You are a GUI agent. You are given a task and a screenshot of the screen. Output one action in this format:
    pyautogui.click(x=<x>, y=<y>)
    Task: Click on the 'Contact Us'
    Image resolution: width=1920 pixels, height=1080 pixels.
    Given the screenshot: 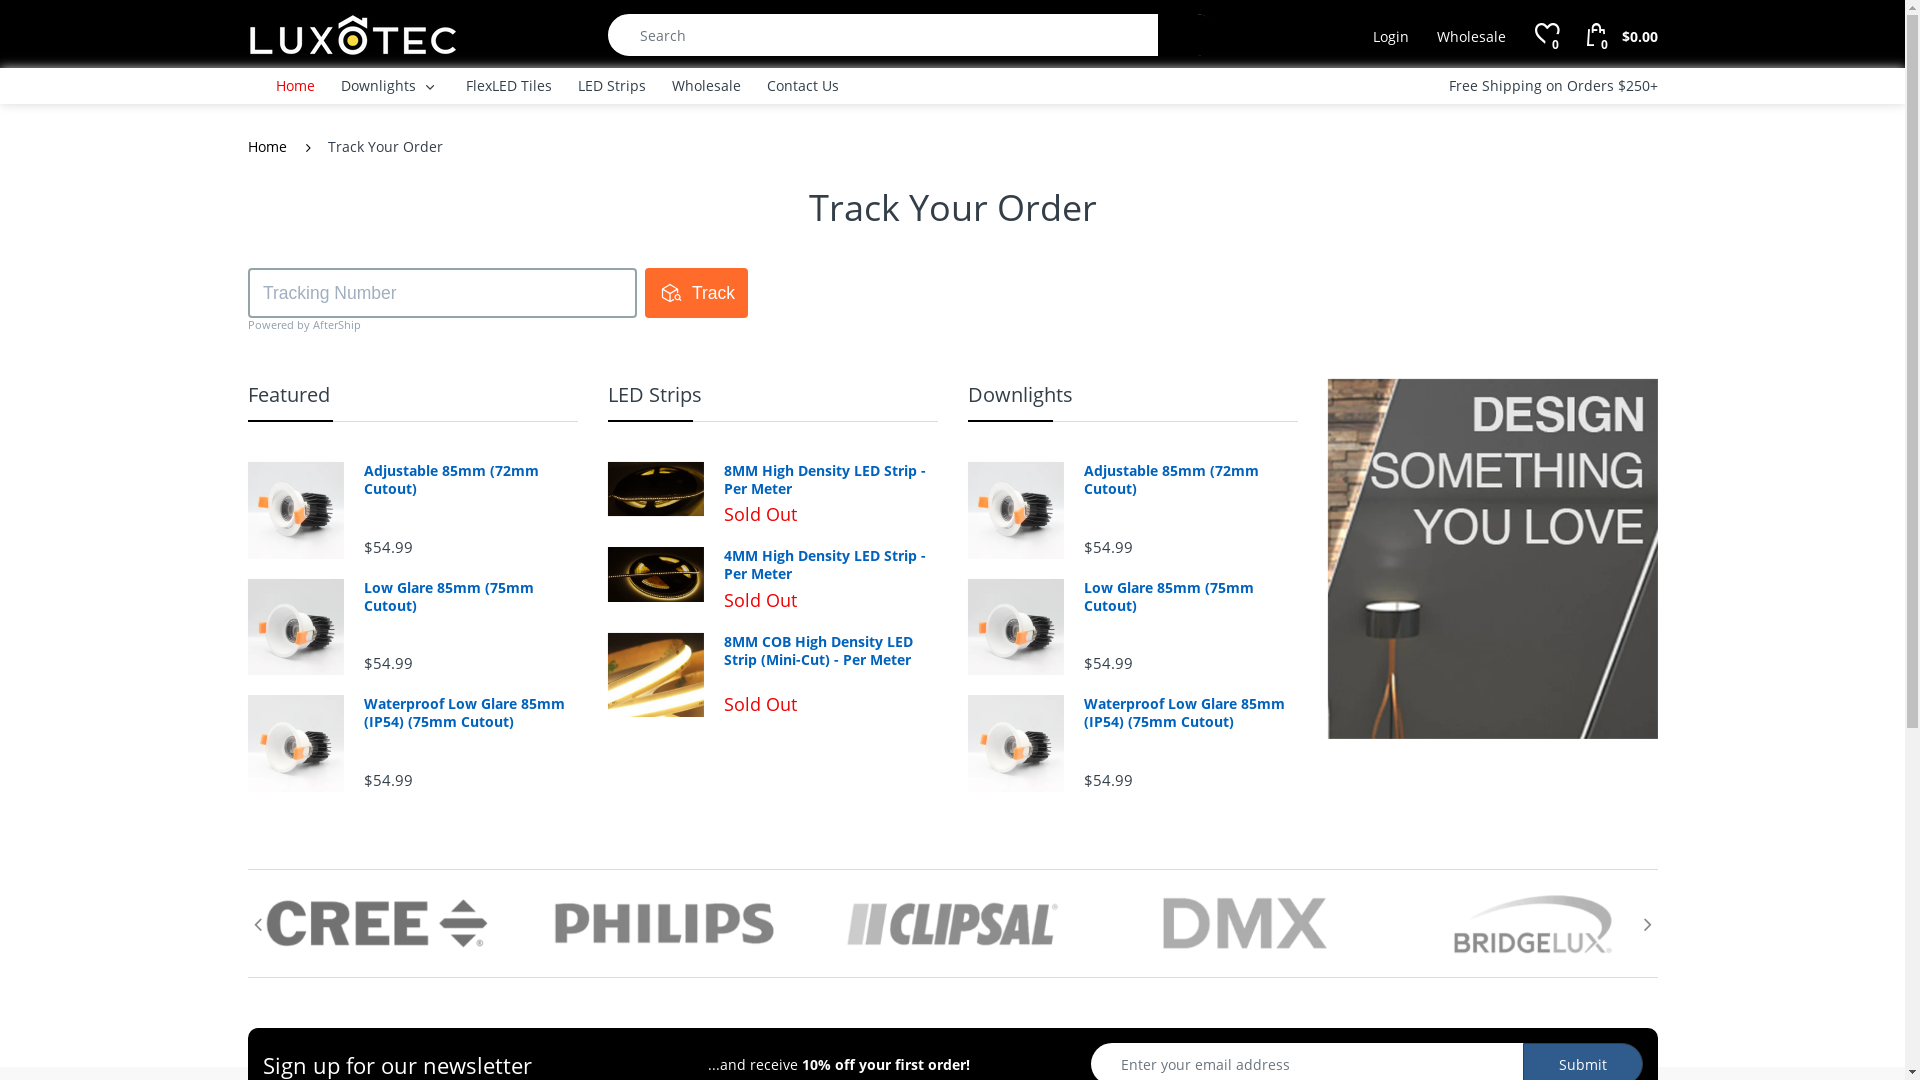 What is the action you would take?
    pyautogui.click(x=765, y=84)
    